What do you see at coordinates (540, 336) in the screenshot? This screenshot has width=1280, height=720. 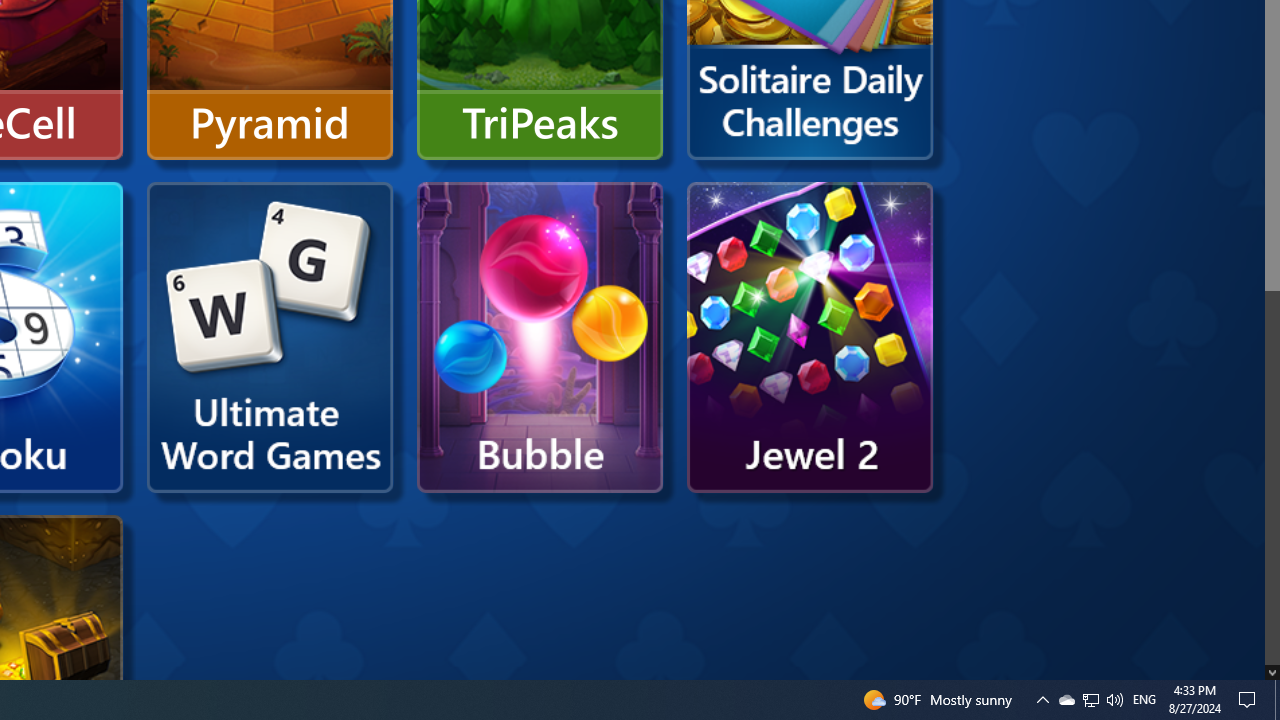 I see `'Microsoft Bubble'` at bounding box center [540, 336].